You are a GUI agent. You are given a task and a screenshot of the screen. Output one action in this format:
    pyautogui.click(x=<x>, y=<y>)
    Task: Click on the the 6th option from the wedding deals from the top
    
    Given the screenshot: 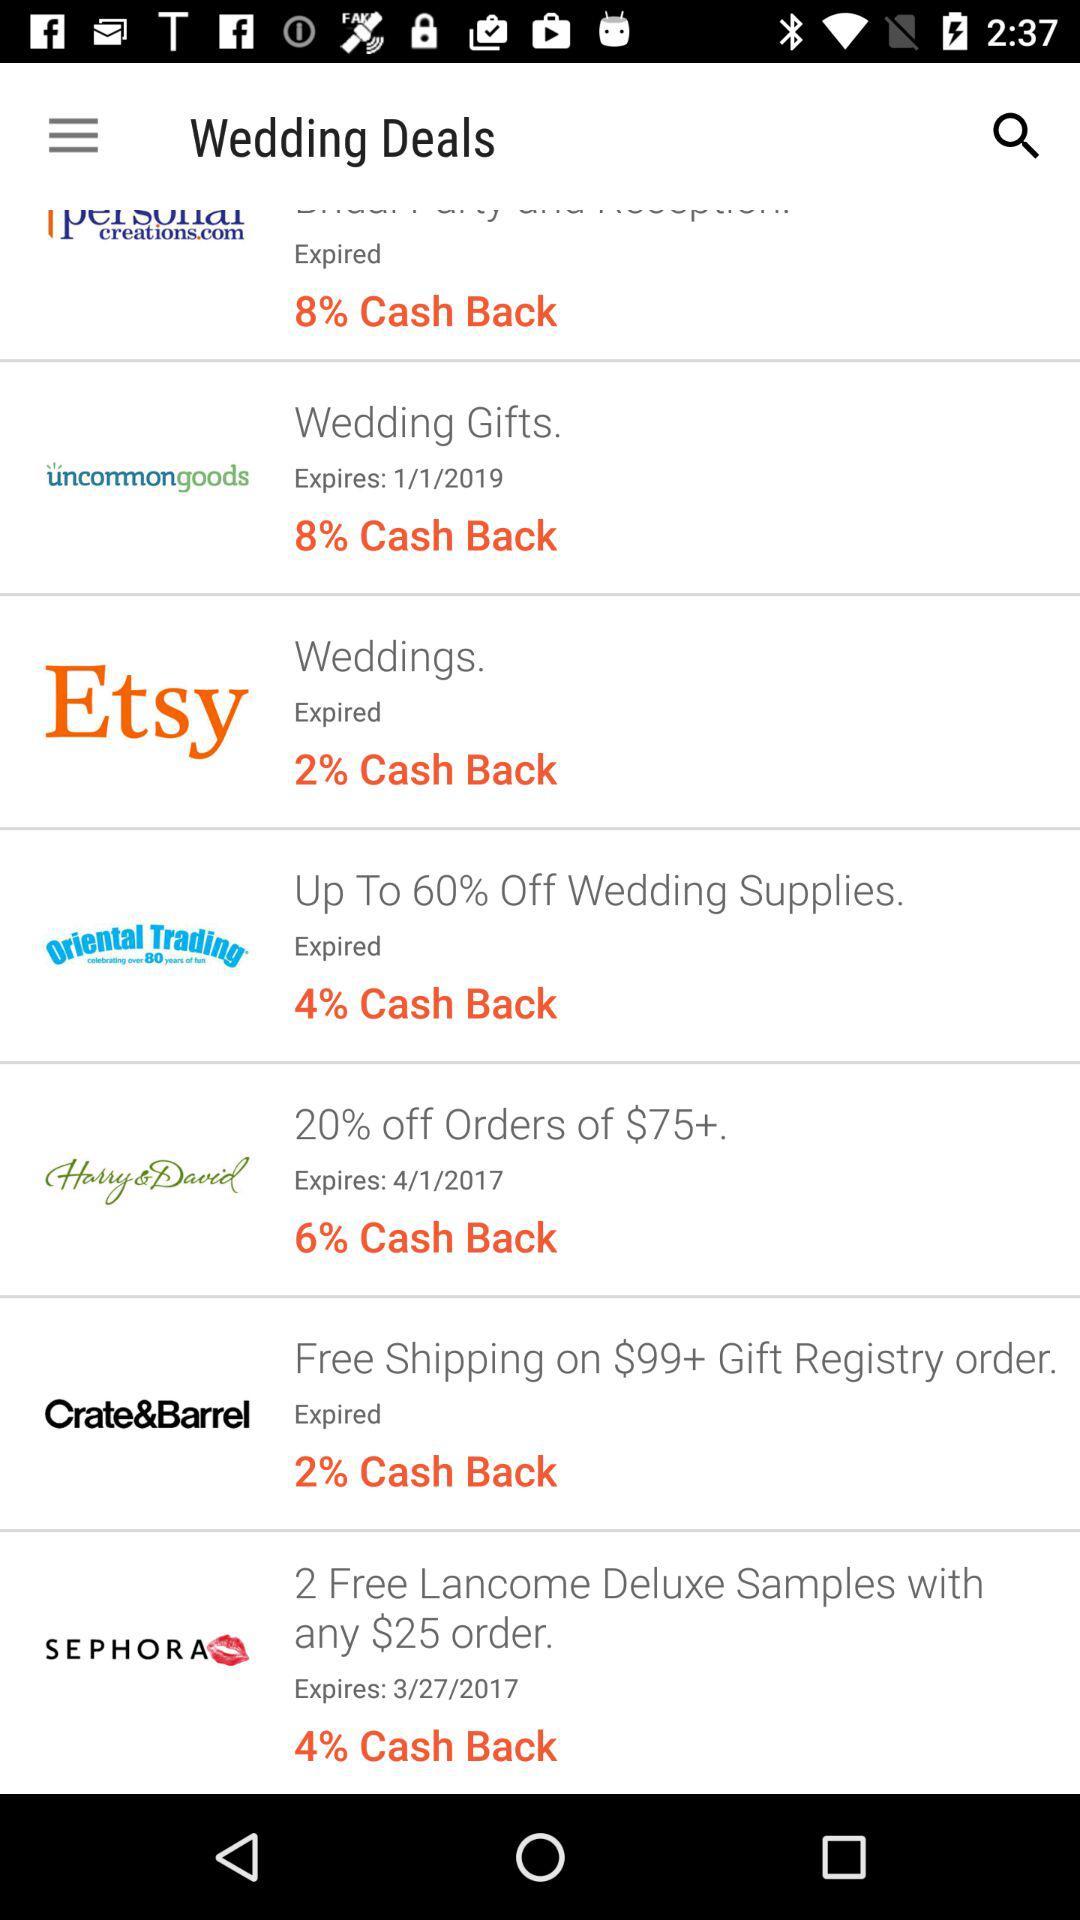 What is the action you would take?
    pyautogui.click(x=145, y=1412)
    